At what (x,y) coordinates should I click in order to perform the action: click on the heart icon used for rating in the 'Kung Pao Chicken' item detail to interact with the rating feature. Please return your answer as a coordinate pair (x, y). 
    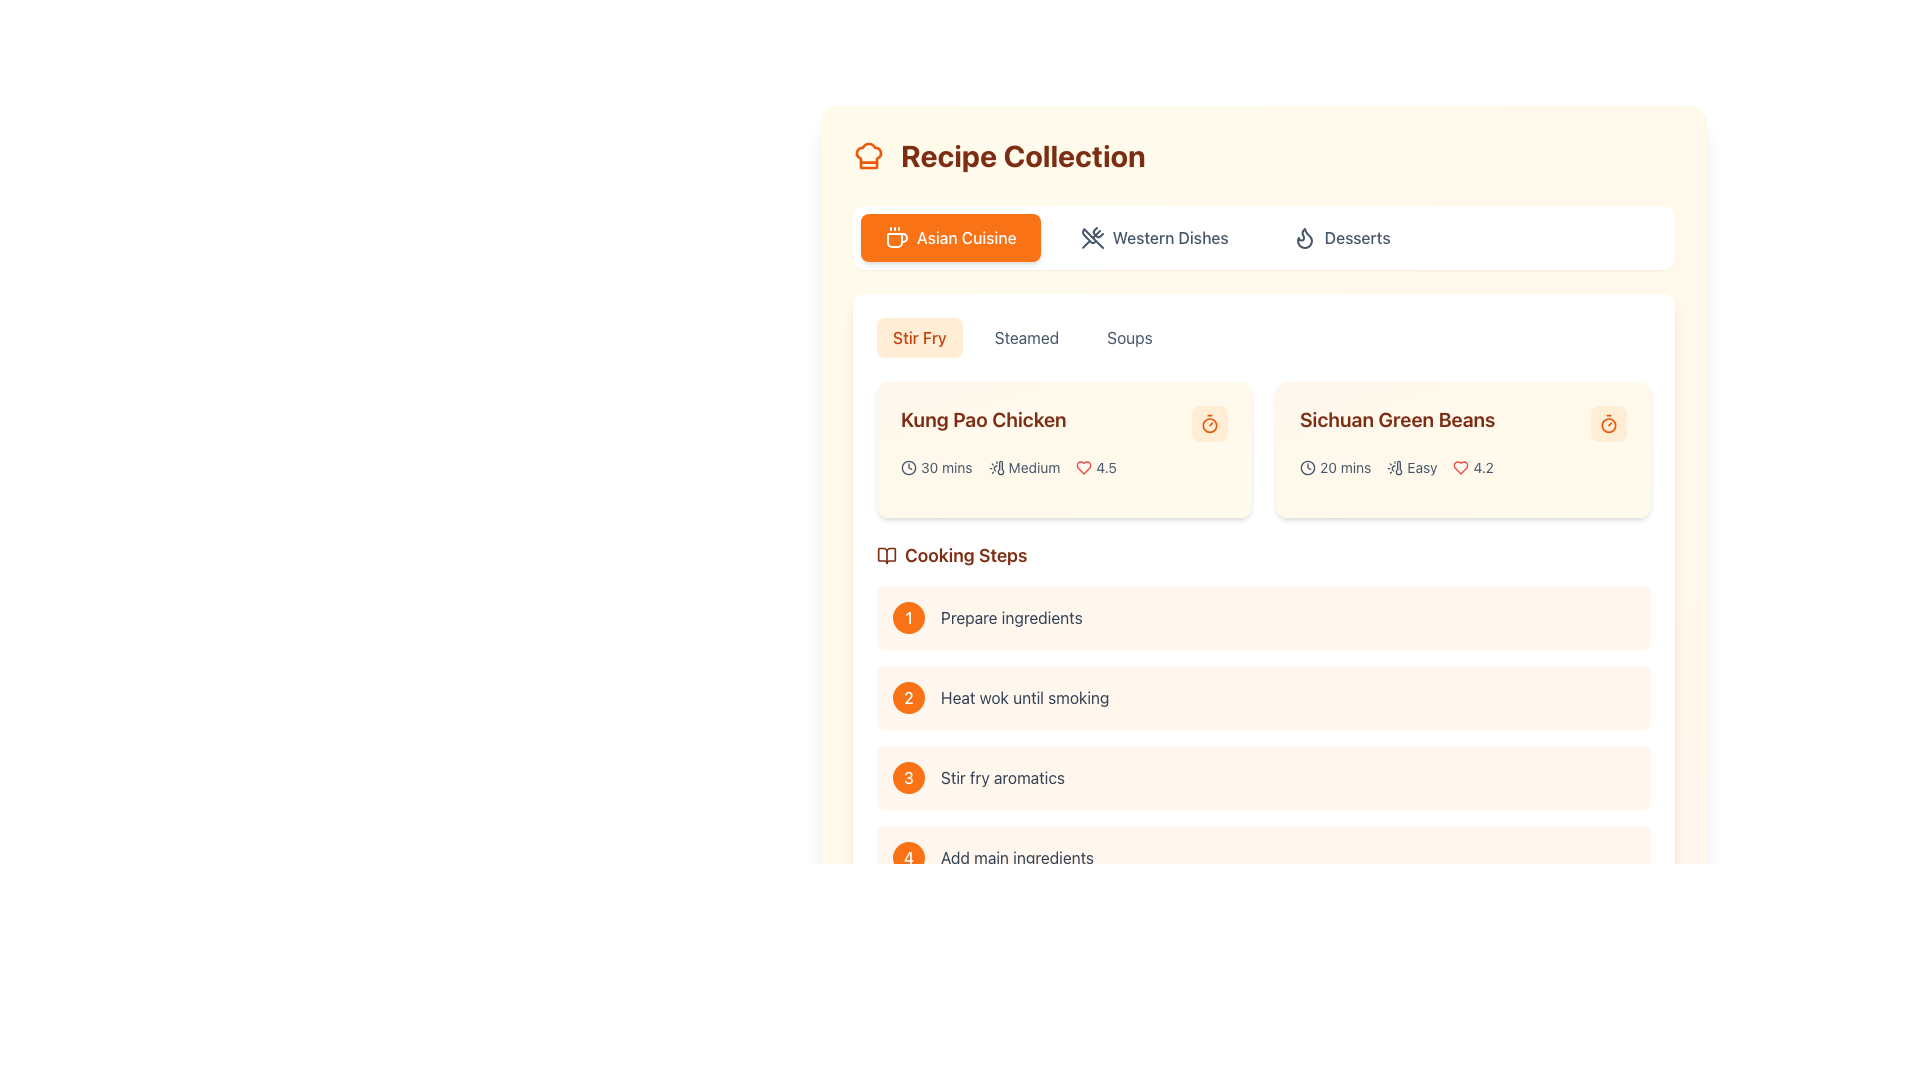
    Looking at the image, I should click on (1083, 467).